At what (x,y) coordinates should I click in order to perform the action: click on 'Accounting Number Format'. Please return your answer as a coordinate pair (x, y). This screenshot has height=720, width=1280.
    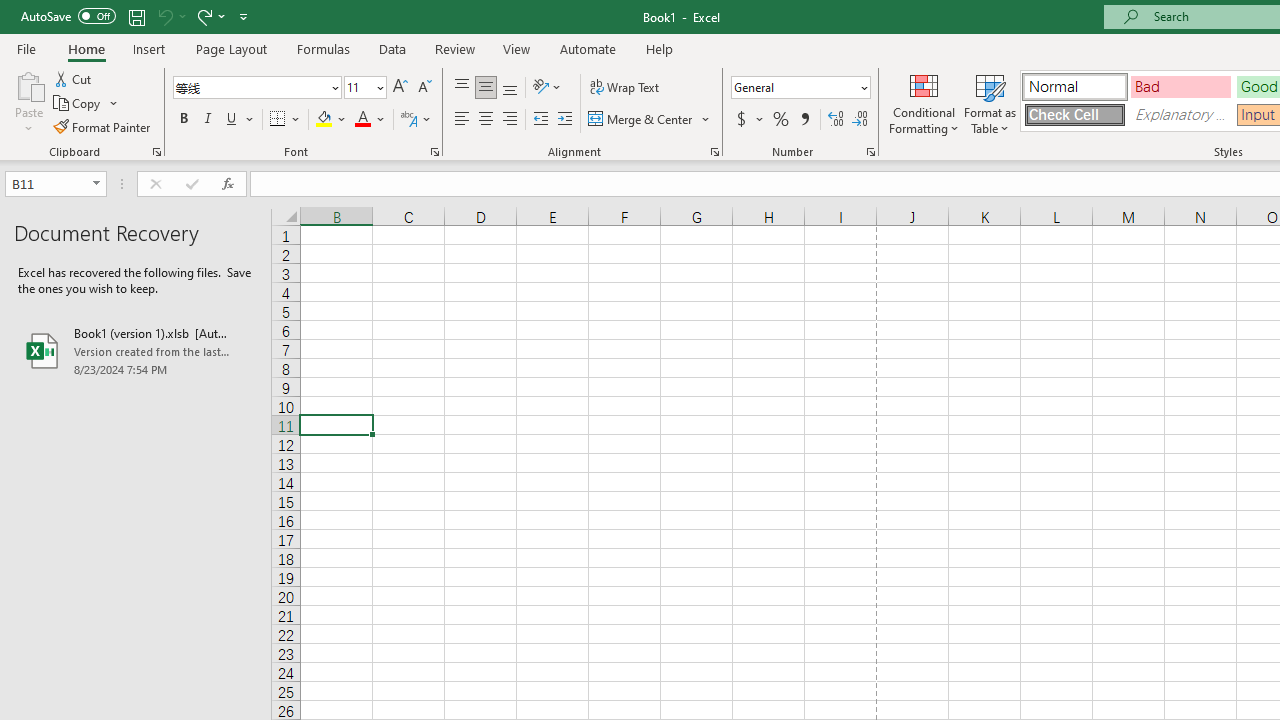
    Looking at the image, I should click on (748, 119).